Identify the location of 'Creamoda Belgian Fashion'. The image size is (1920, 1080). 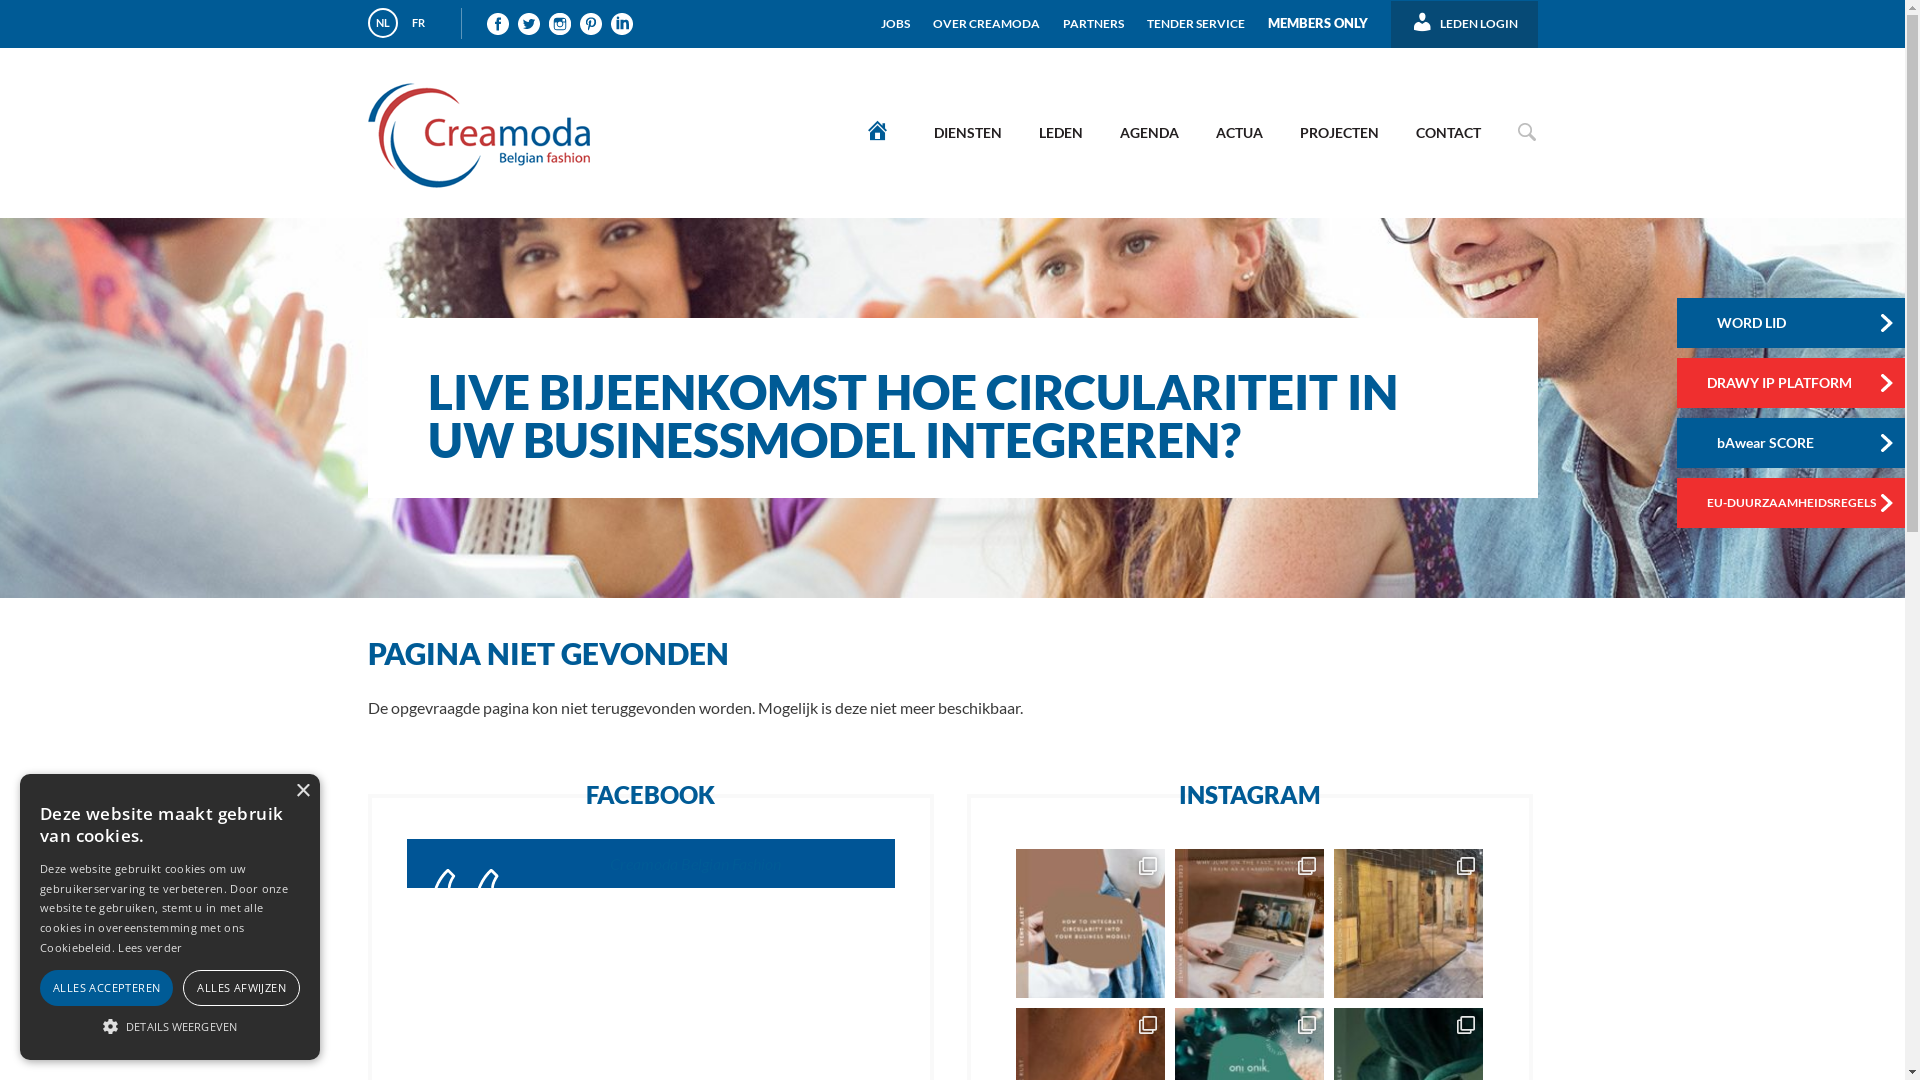
(695, 862).